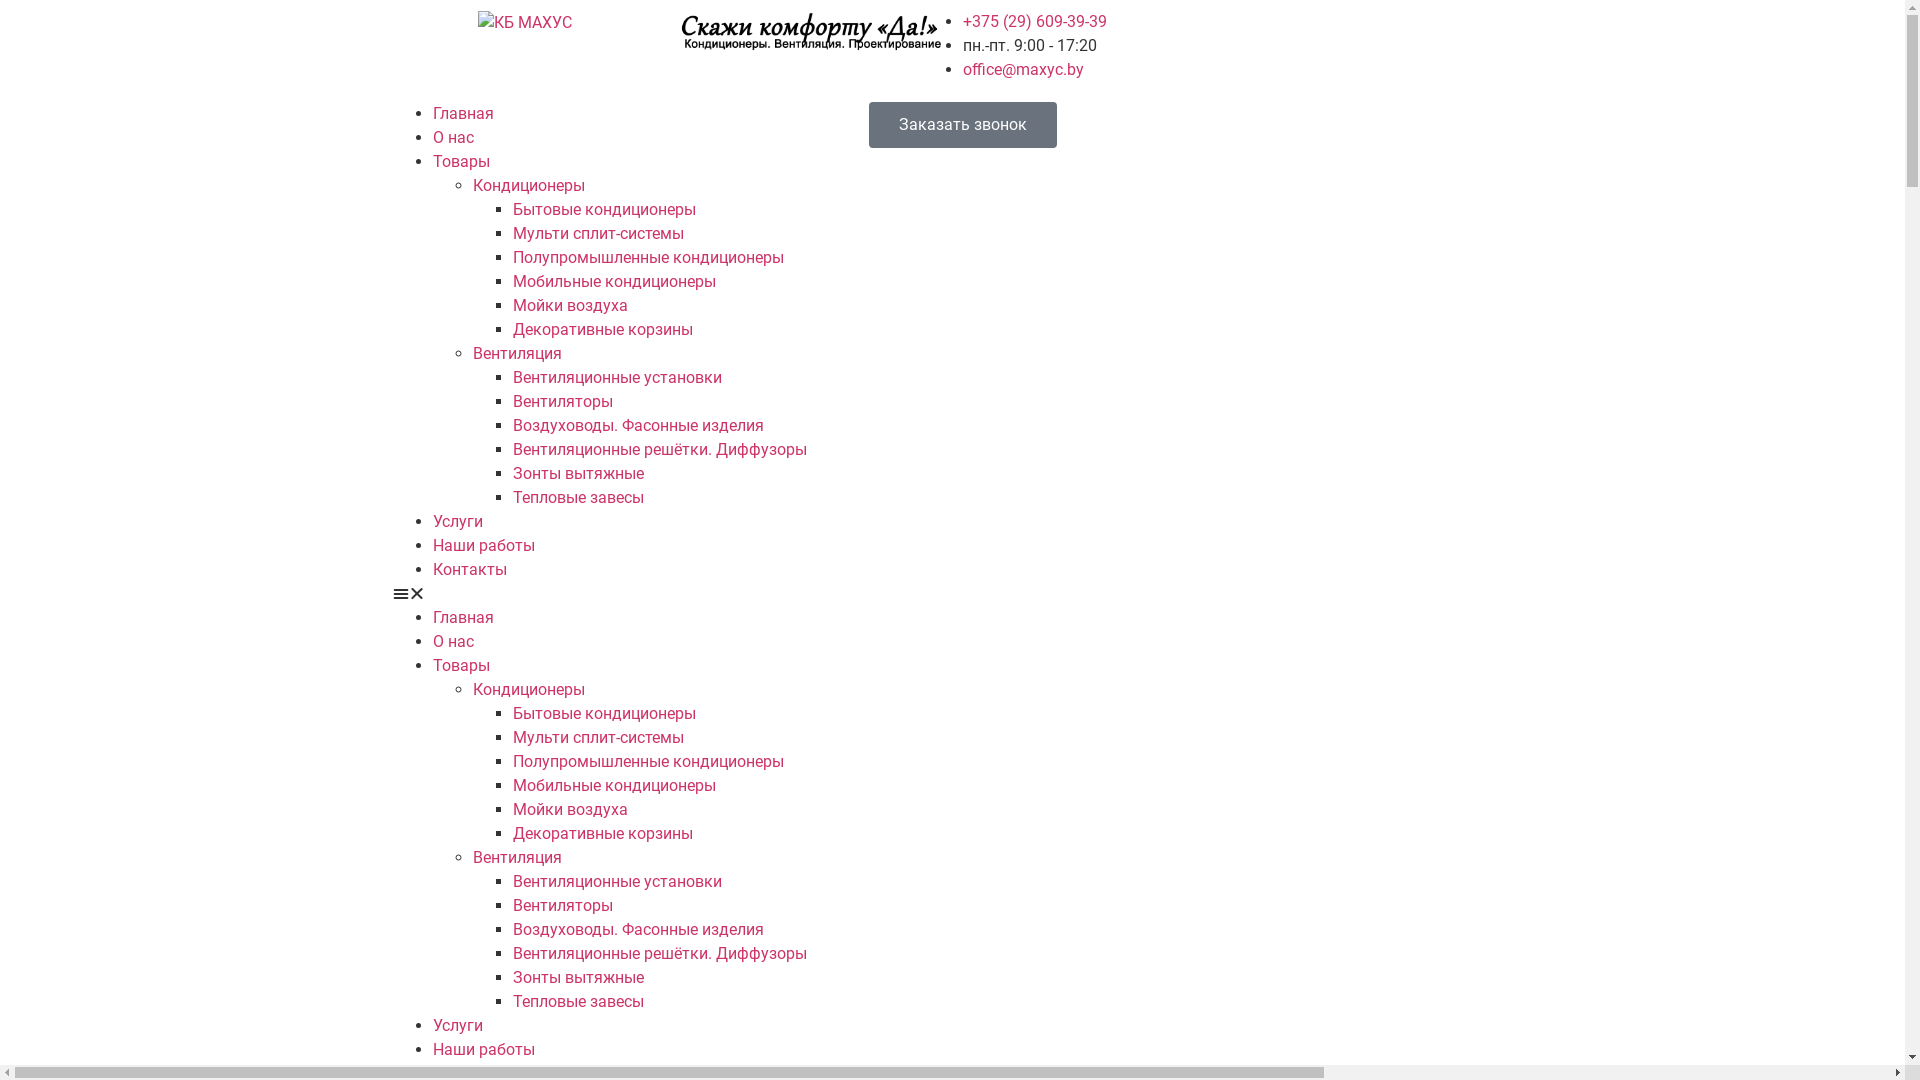 The height and width of the screenshot is (1080, 1920). Describe the element at coordinates (1022, 68) in the screenshot. I see `'office@maxyc.by'` at that location.